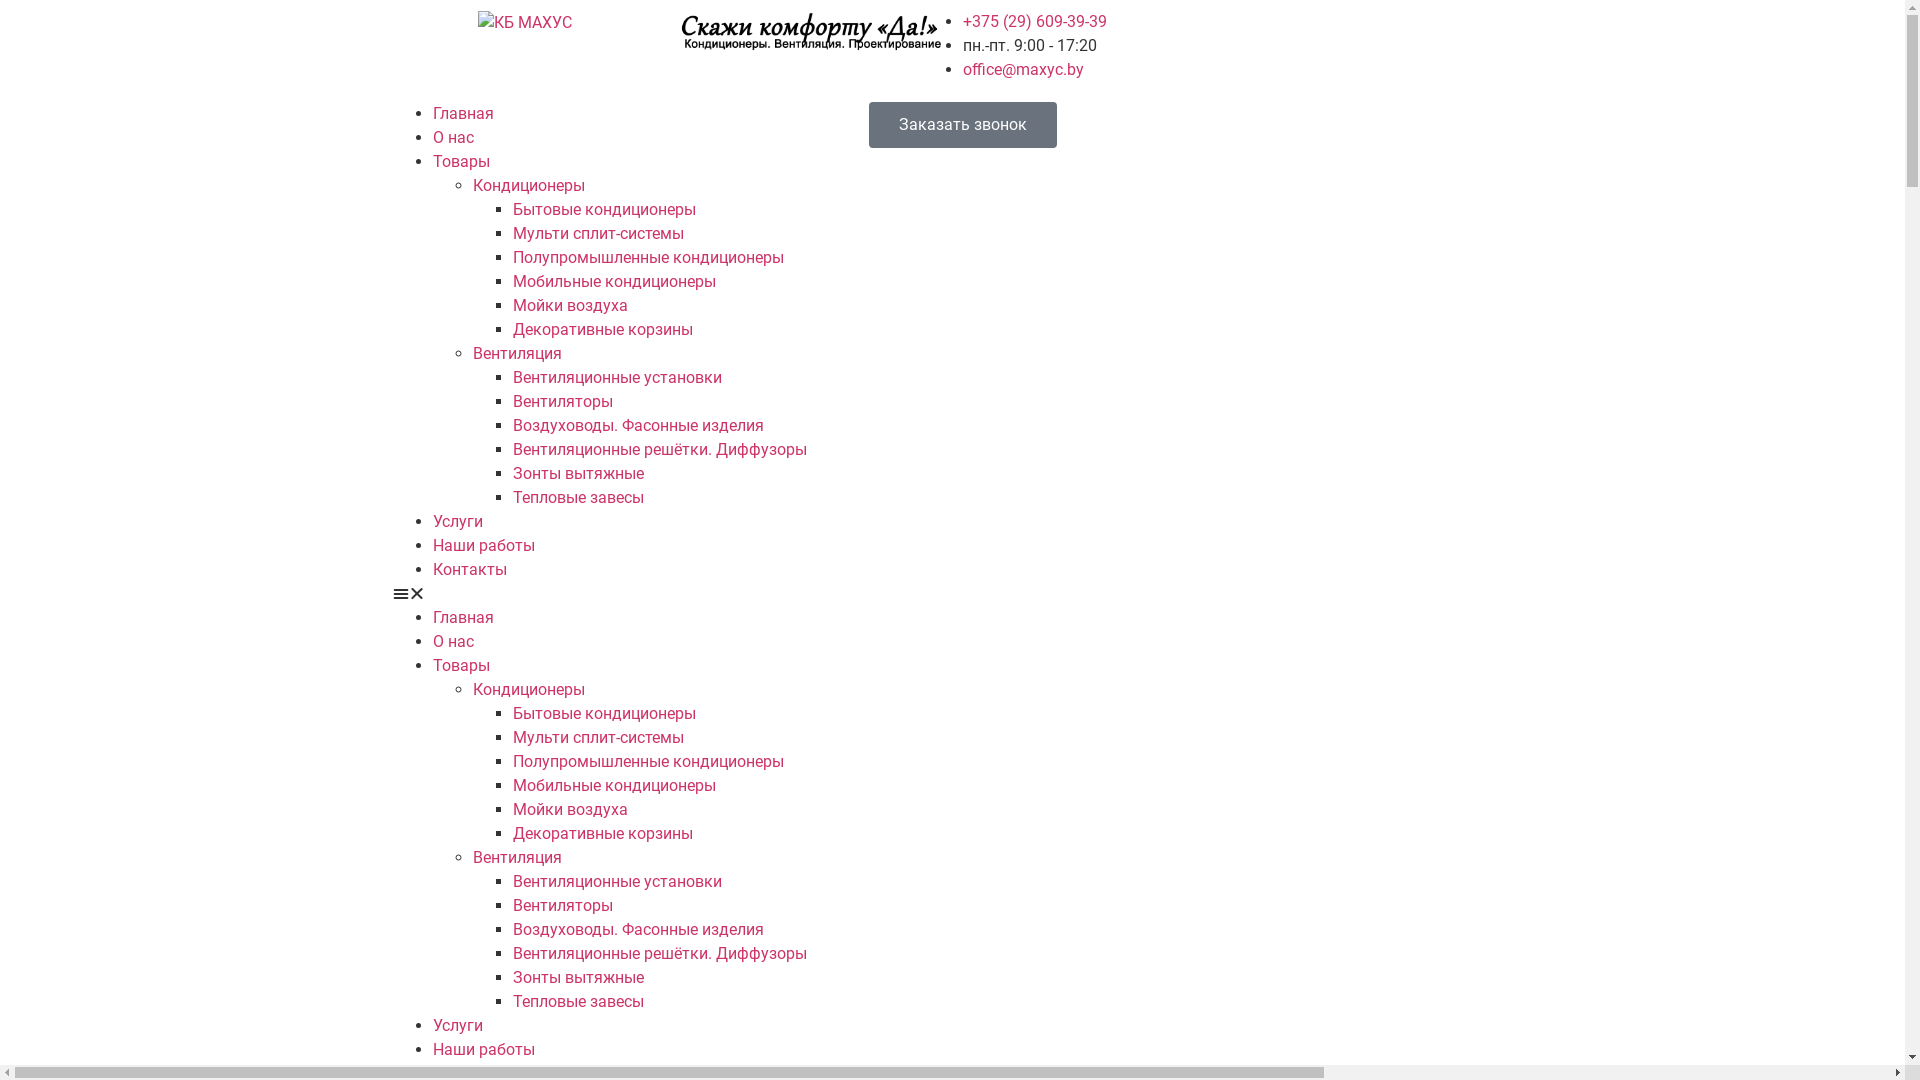 The height and width of the screenshot is (1080, 1920). Describe the element at coordinates (1022, 68) in the screenshot. I see `'office@maxyc.by'` at that location.